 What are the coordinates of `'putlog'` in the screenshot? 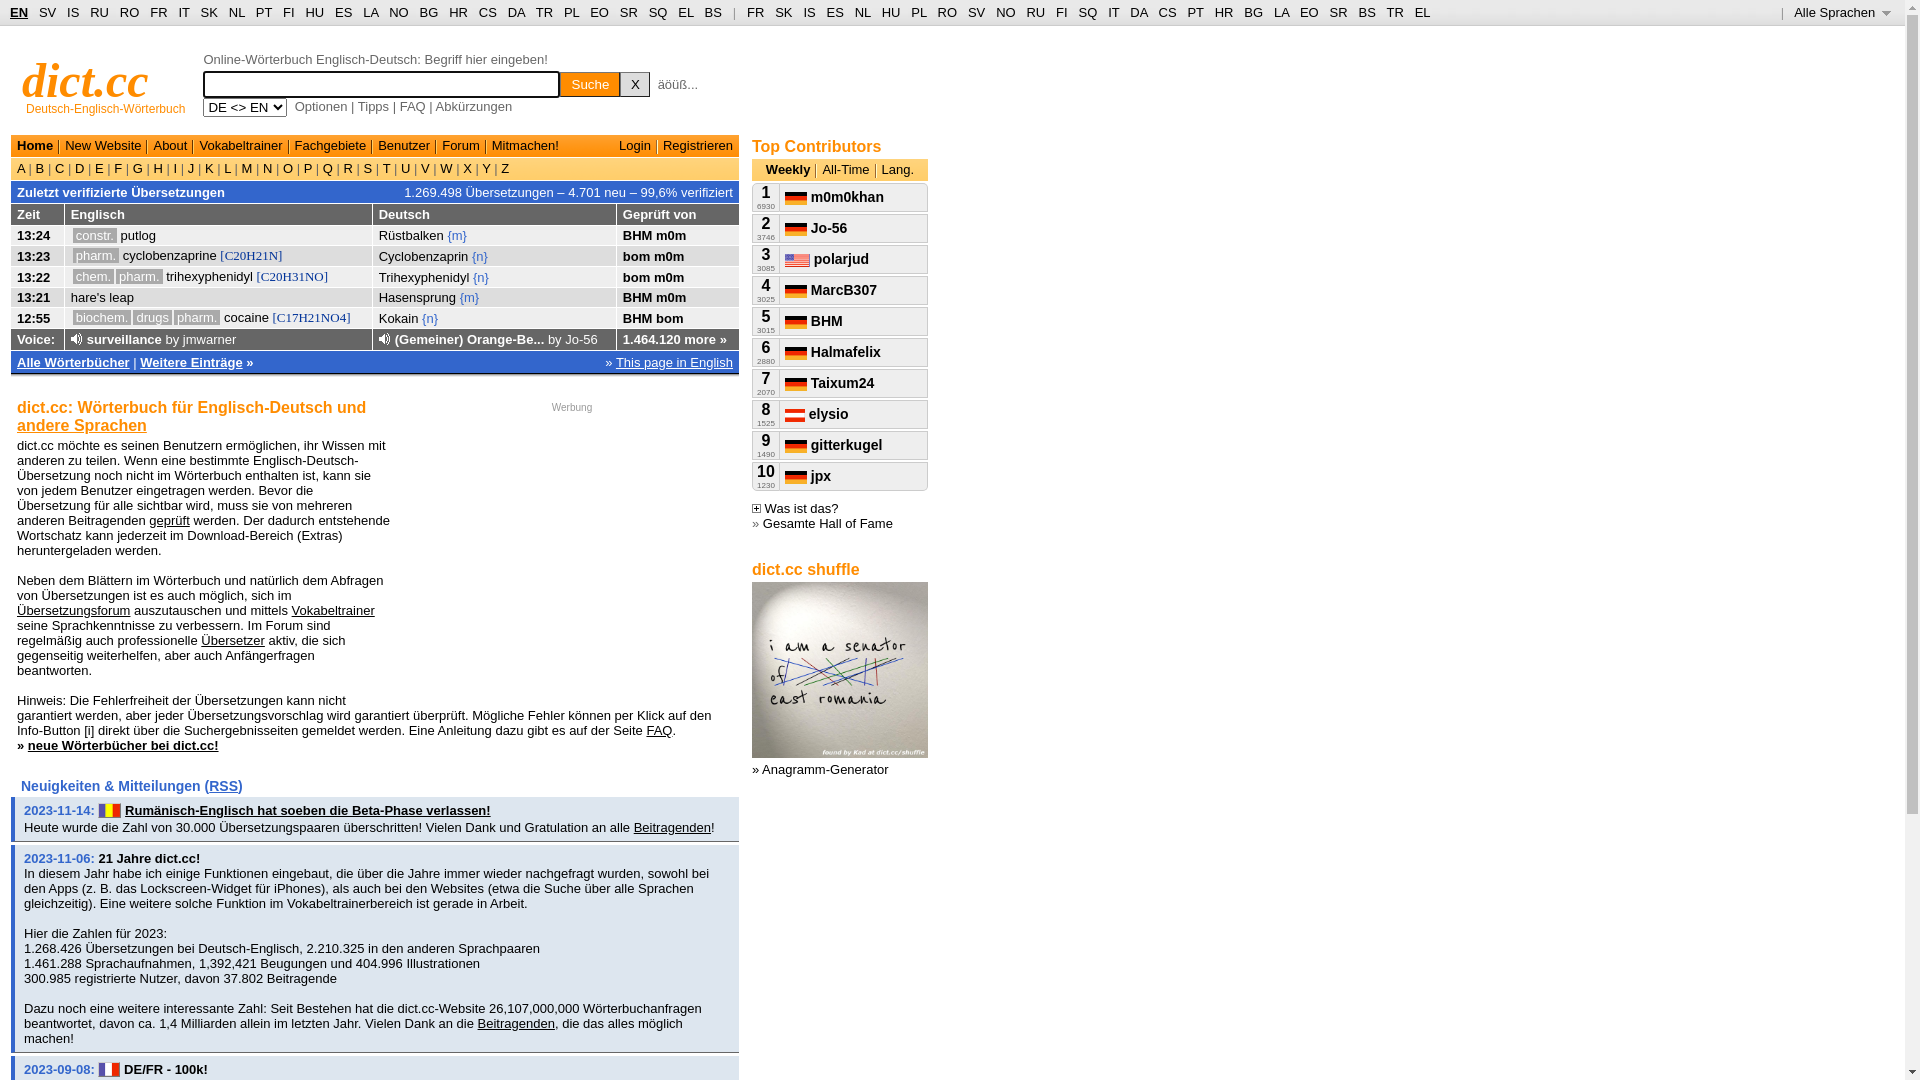 It's located at (137, 234).